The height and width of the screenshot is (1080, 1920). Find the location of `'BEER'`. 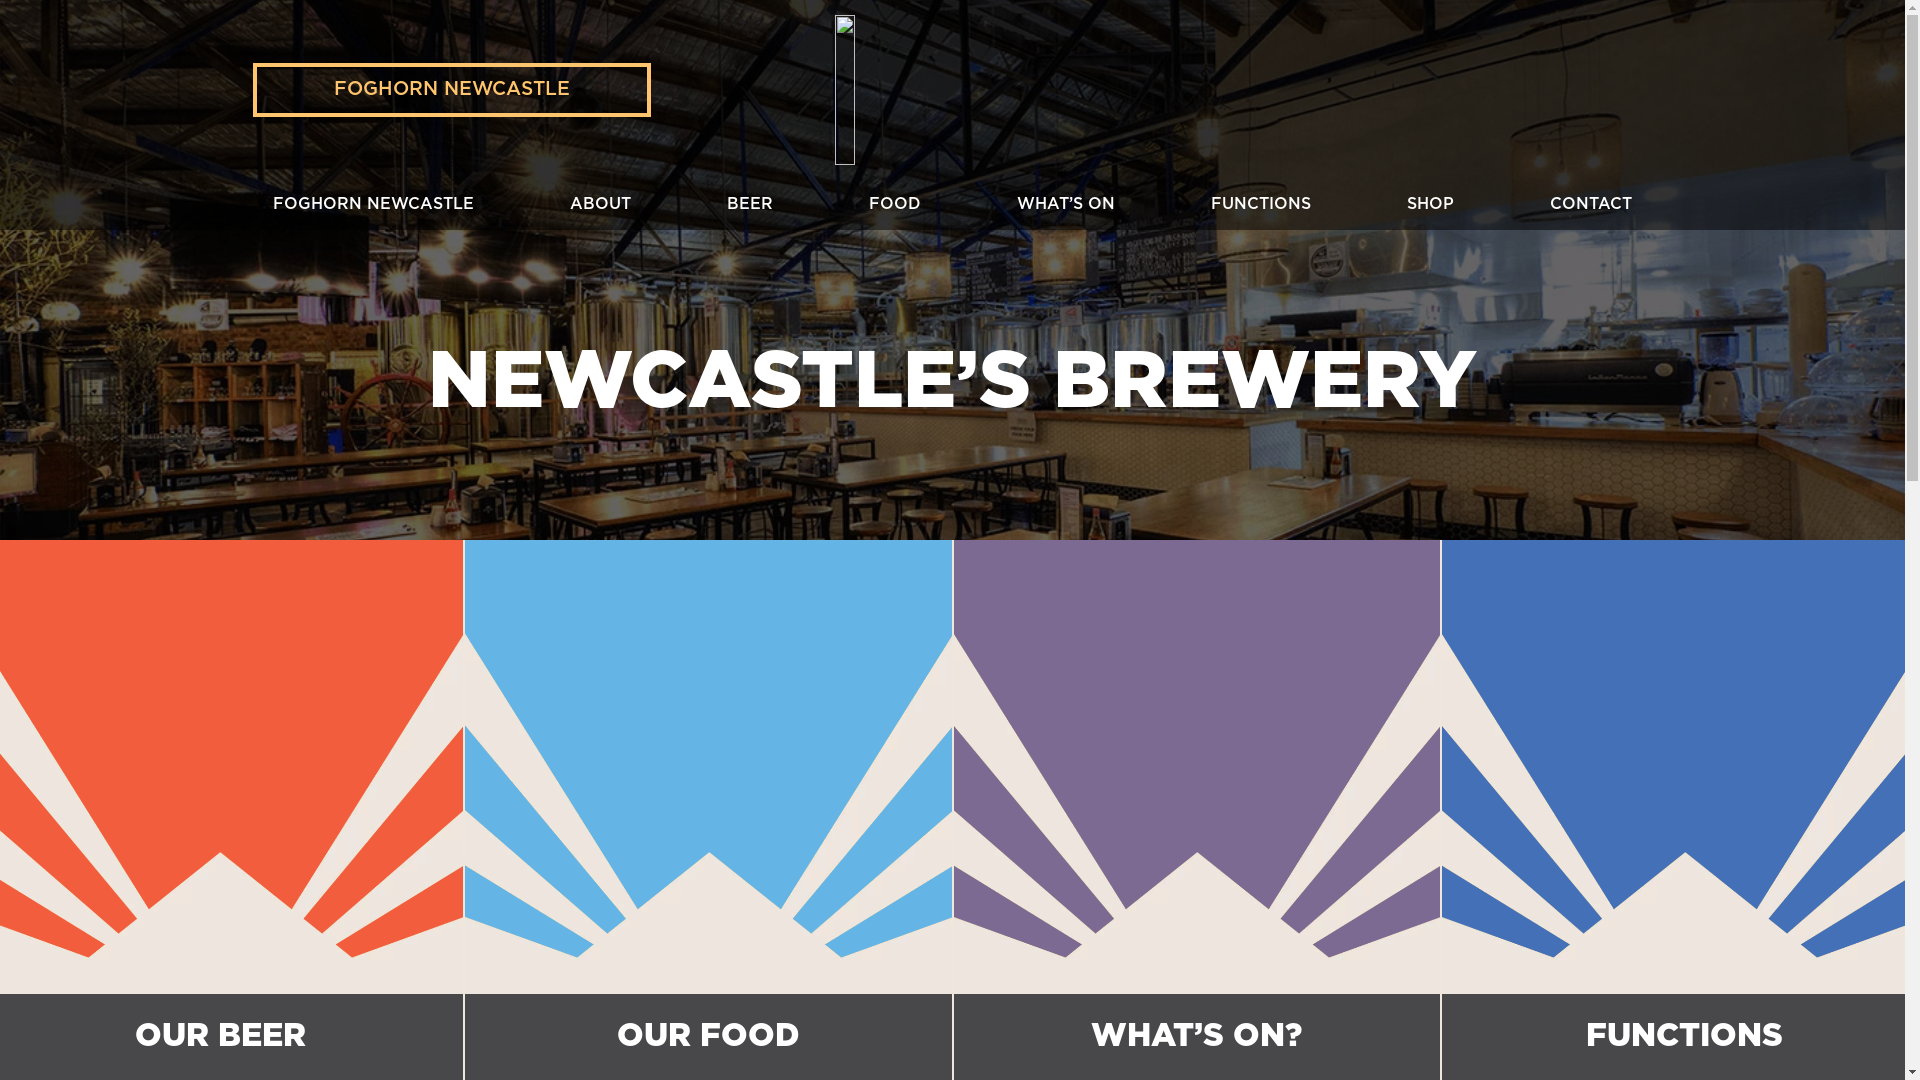

'BEER' is located at coordinates (748, 204).